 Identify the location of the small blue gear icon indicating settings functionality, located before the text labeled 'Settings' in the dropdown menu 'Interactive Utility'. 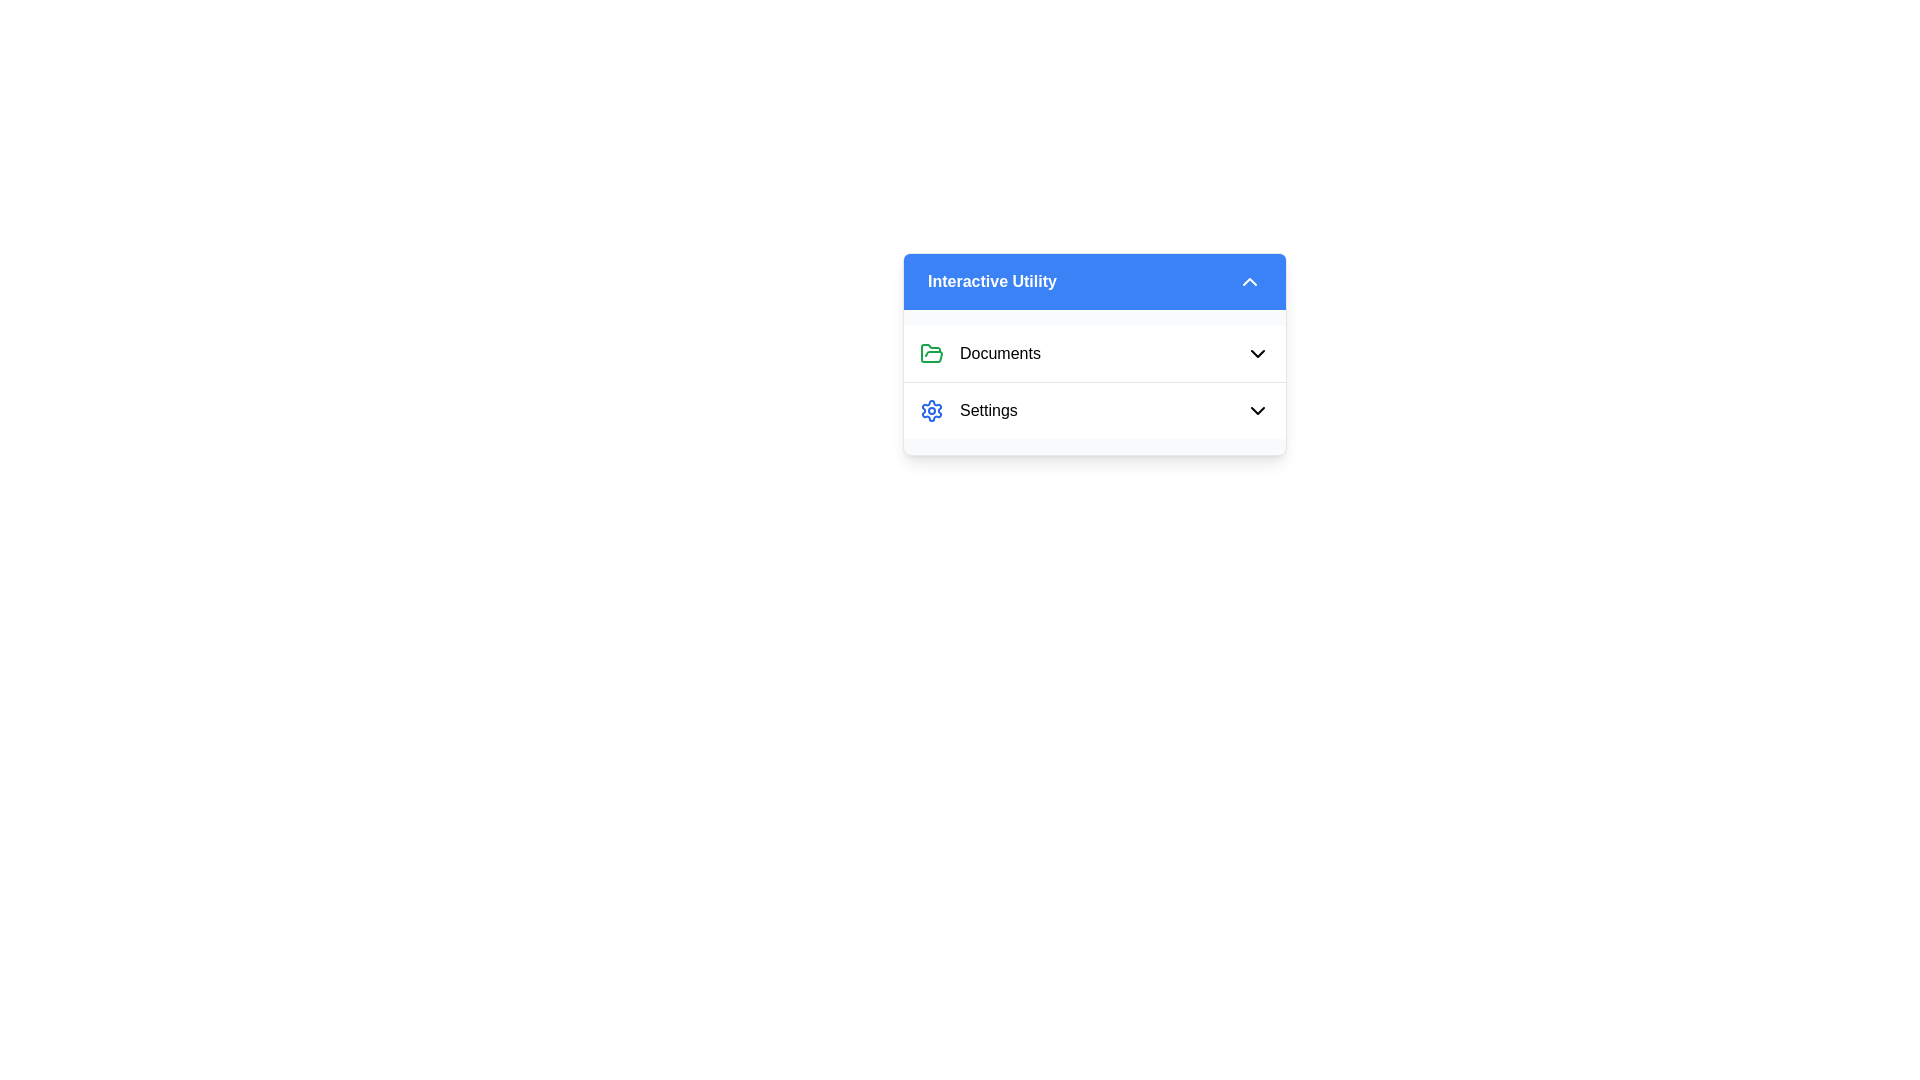
(930, 410).